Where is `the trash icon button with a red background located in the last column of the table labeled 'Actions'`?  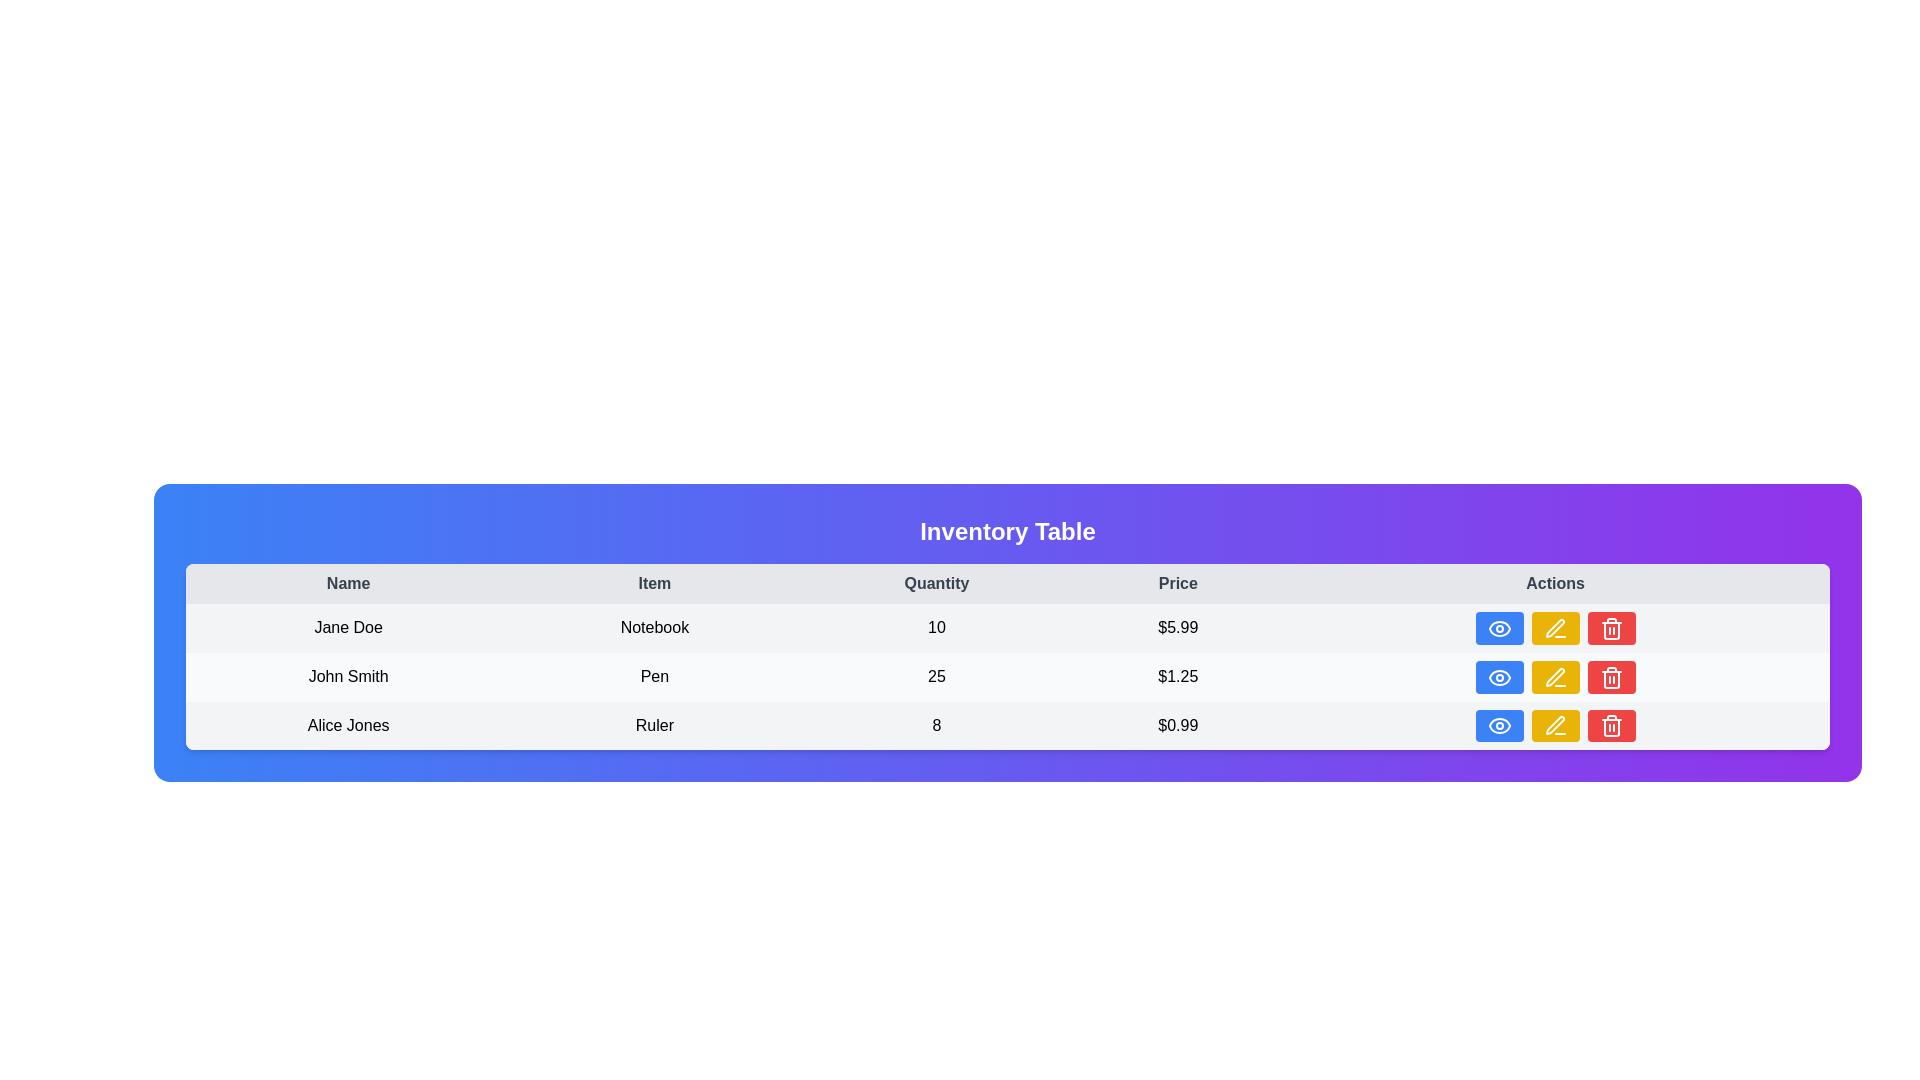
the trash icon button with a red background located in the last column of the table labeled 'Actions' is located at coordinates (1611, 627).